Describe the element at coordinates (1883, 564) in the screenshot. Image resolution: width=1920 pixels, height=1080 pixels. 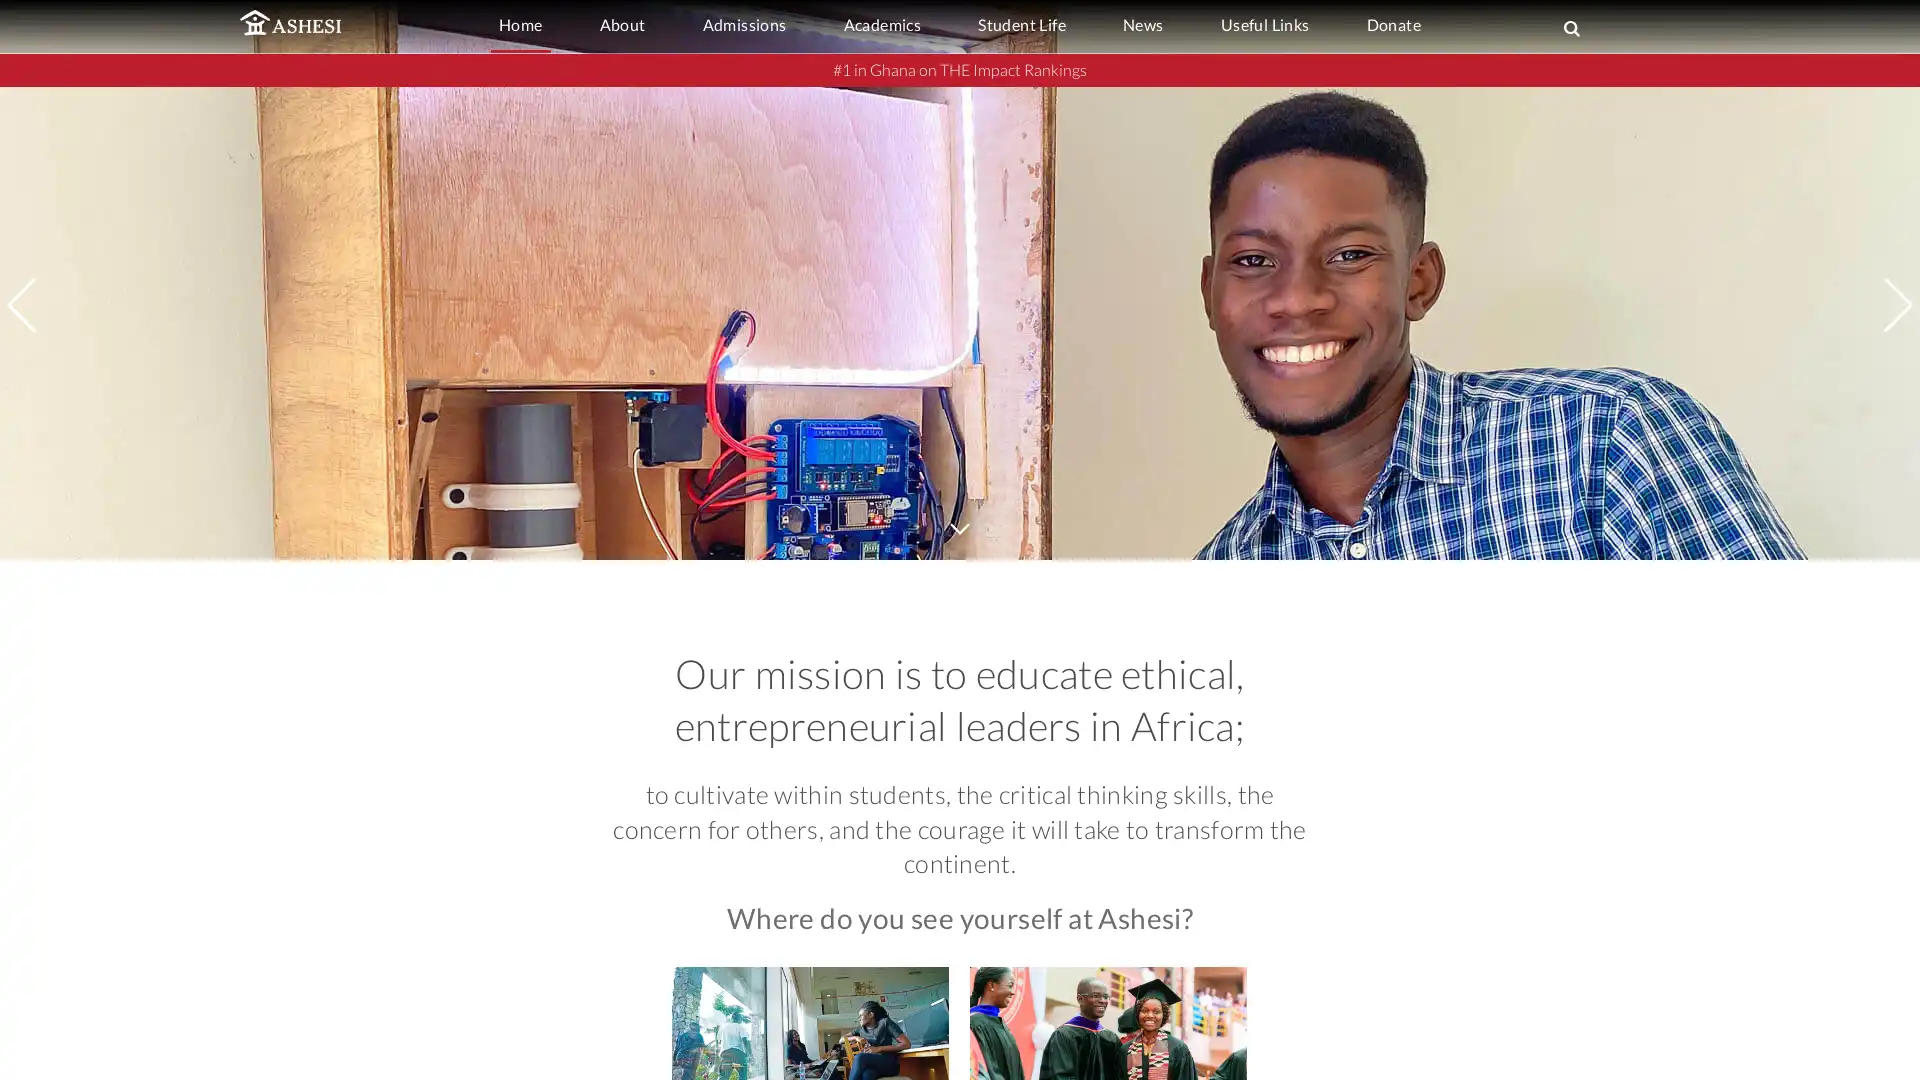
I see `Next` at that location.